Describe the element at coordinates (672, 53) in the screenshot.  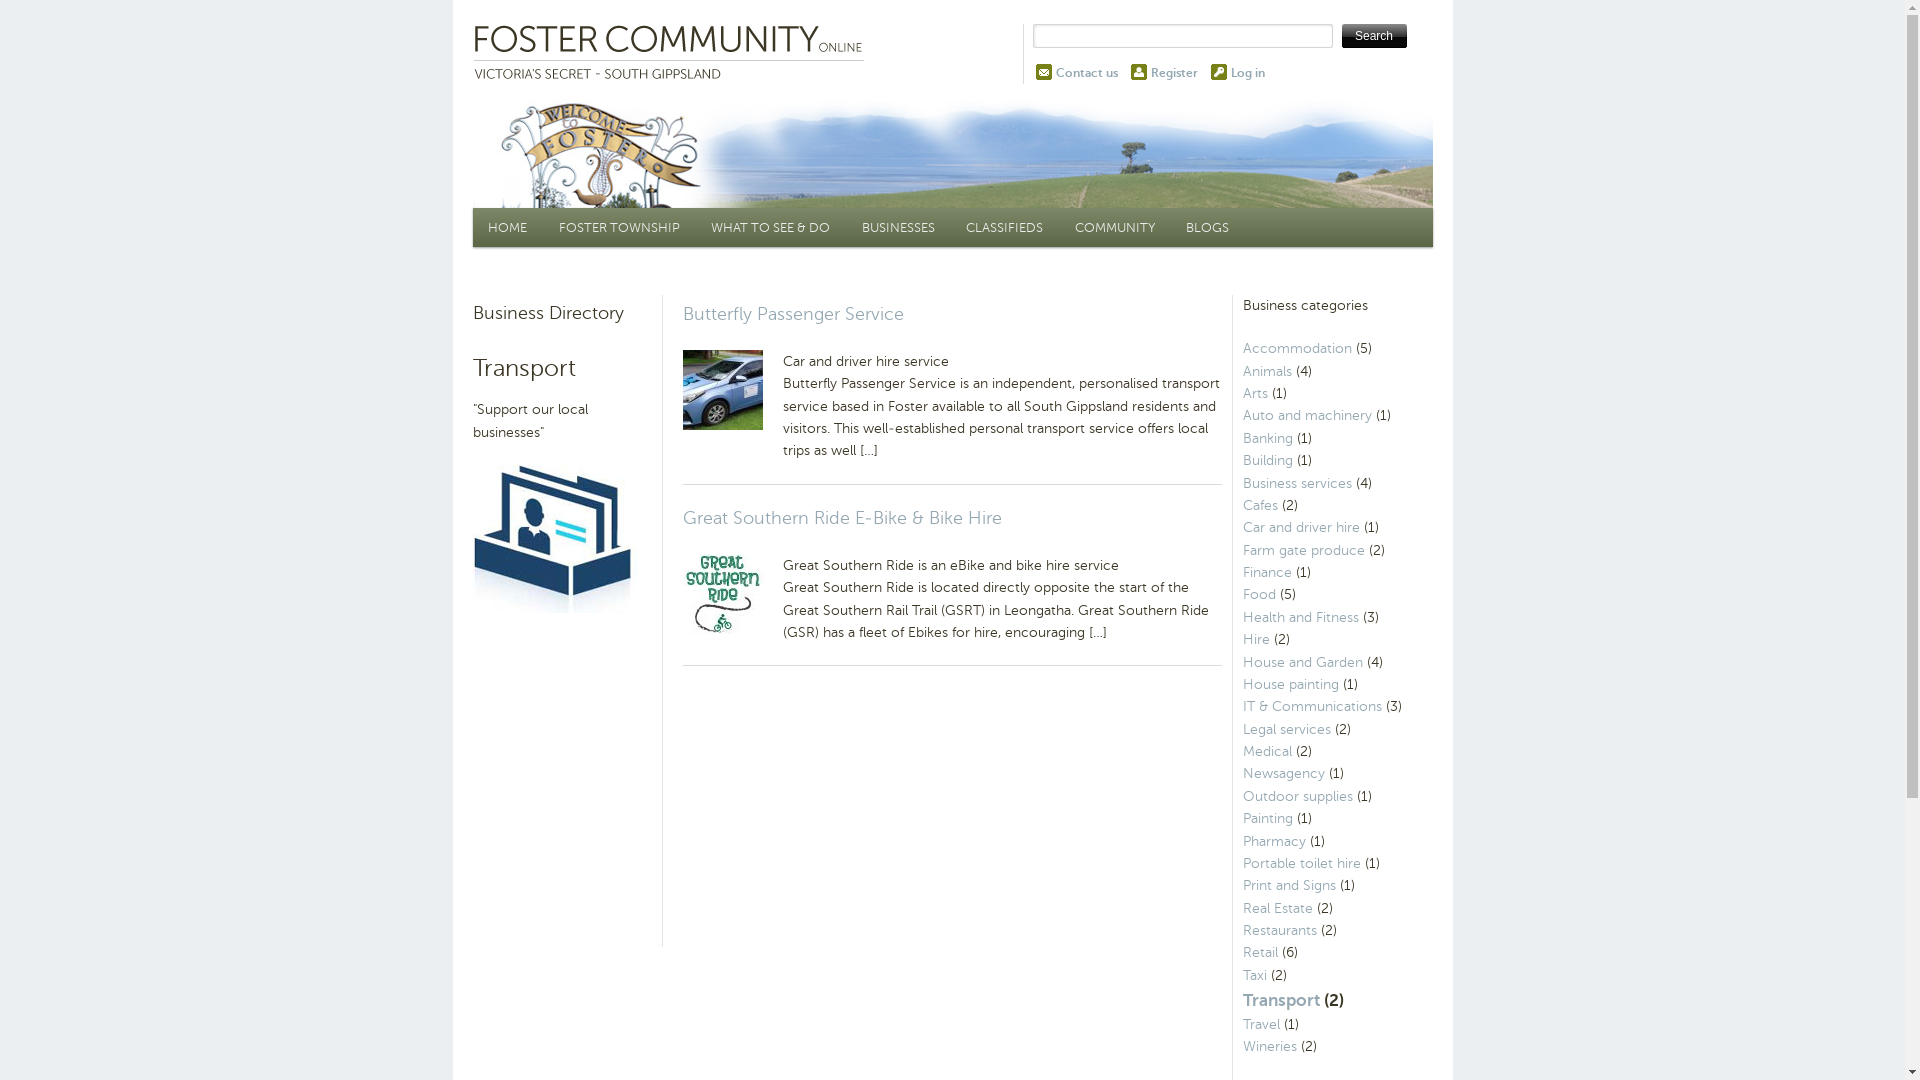
I see `'Victoria's Secret | South Gippsland: Home'` at that location.